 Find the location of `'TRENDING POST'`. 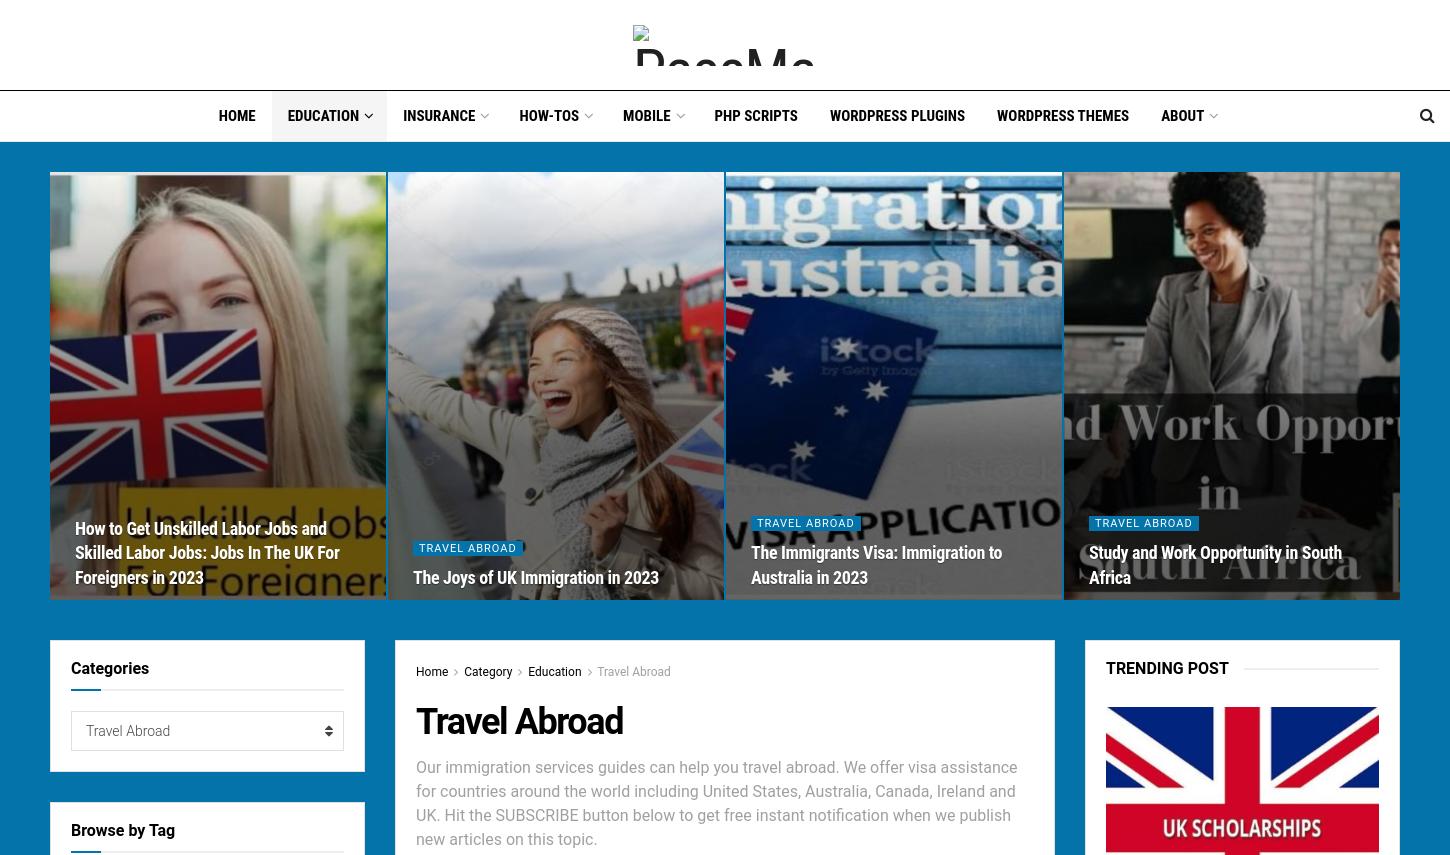

'TRENDING POST' is located at coordinates (1165, 668).